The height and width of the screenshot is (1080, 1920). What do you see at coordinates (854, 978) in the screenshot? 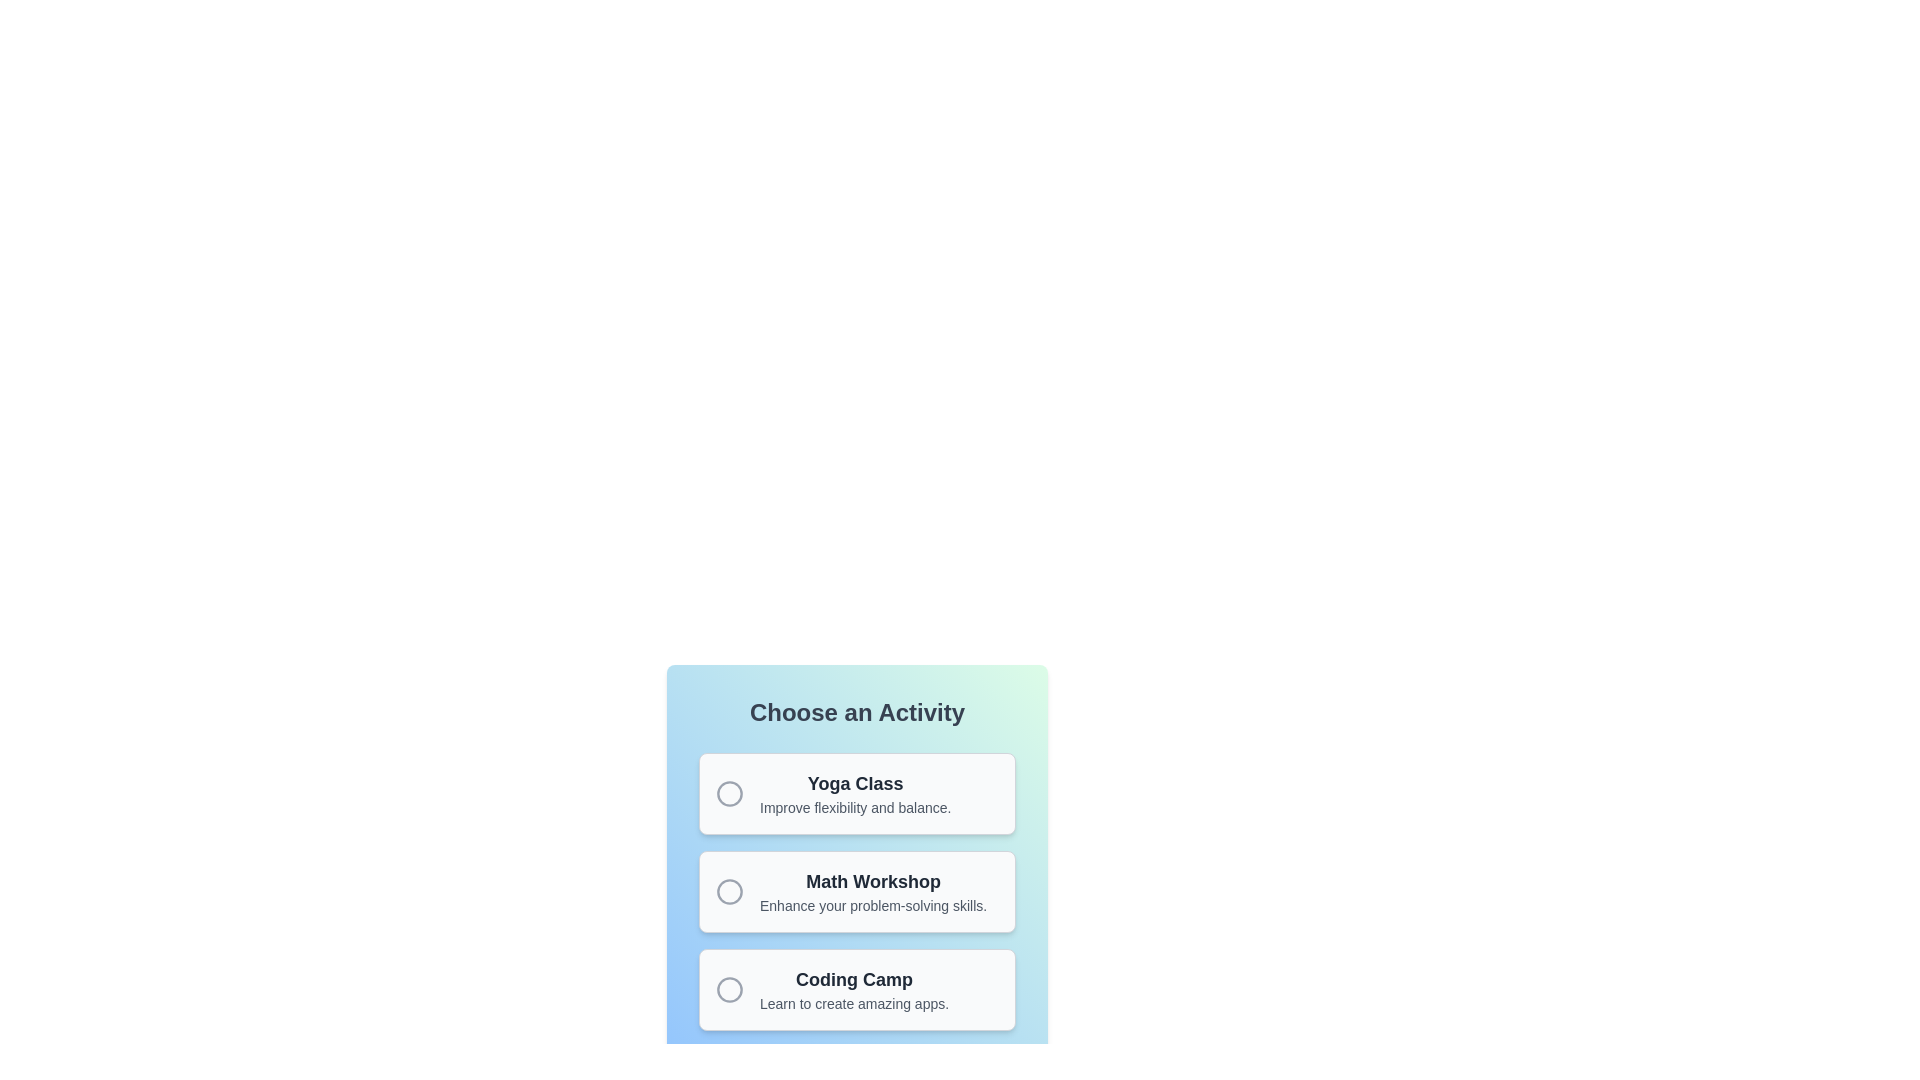
I see `the title text of the selectable card indicating the 'Coding Camp' activity, which is located at the top of the third card in the list, below the 'Math Workshop' card` at bounding box center [854, 978].